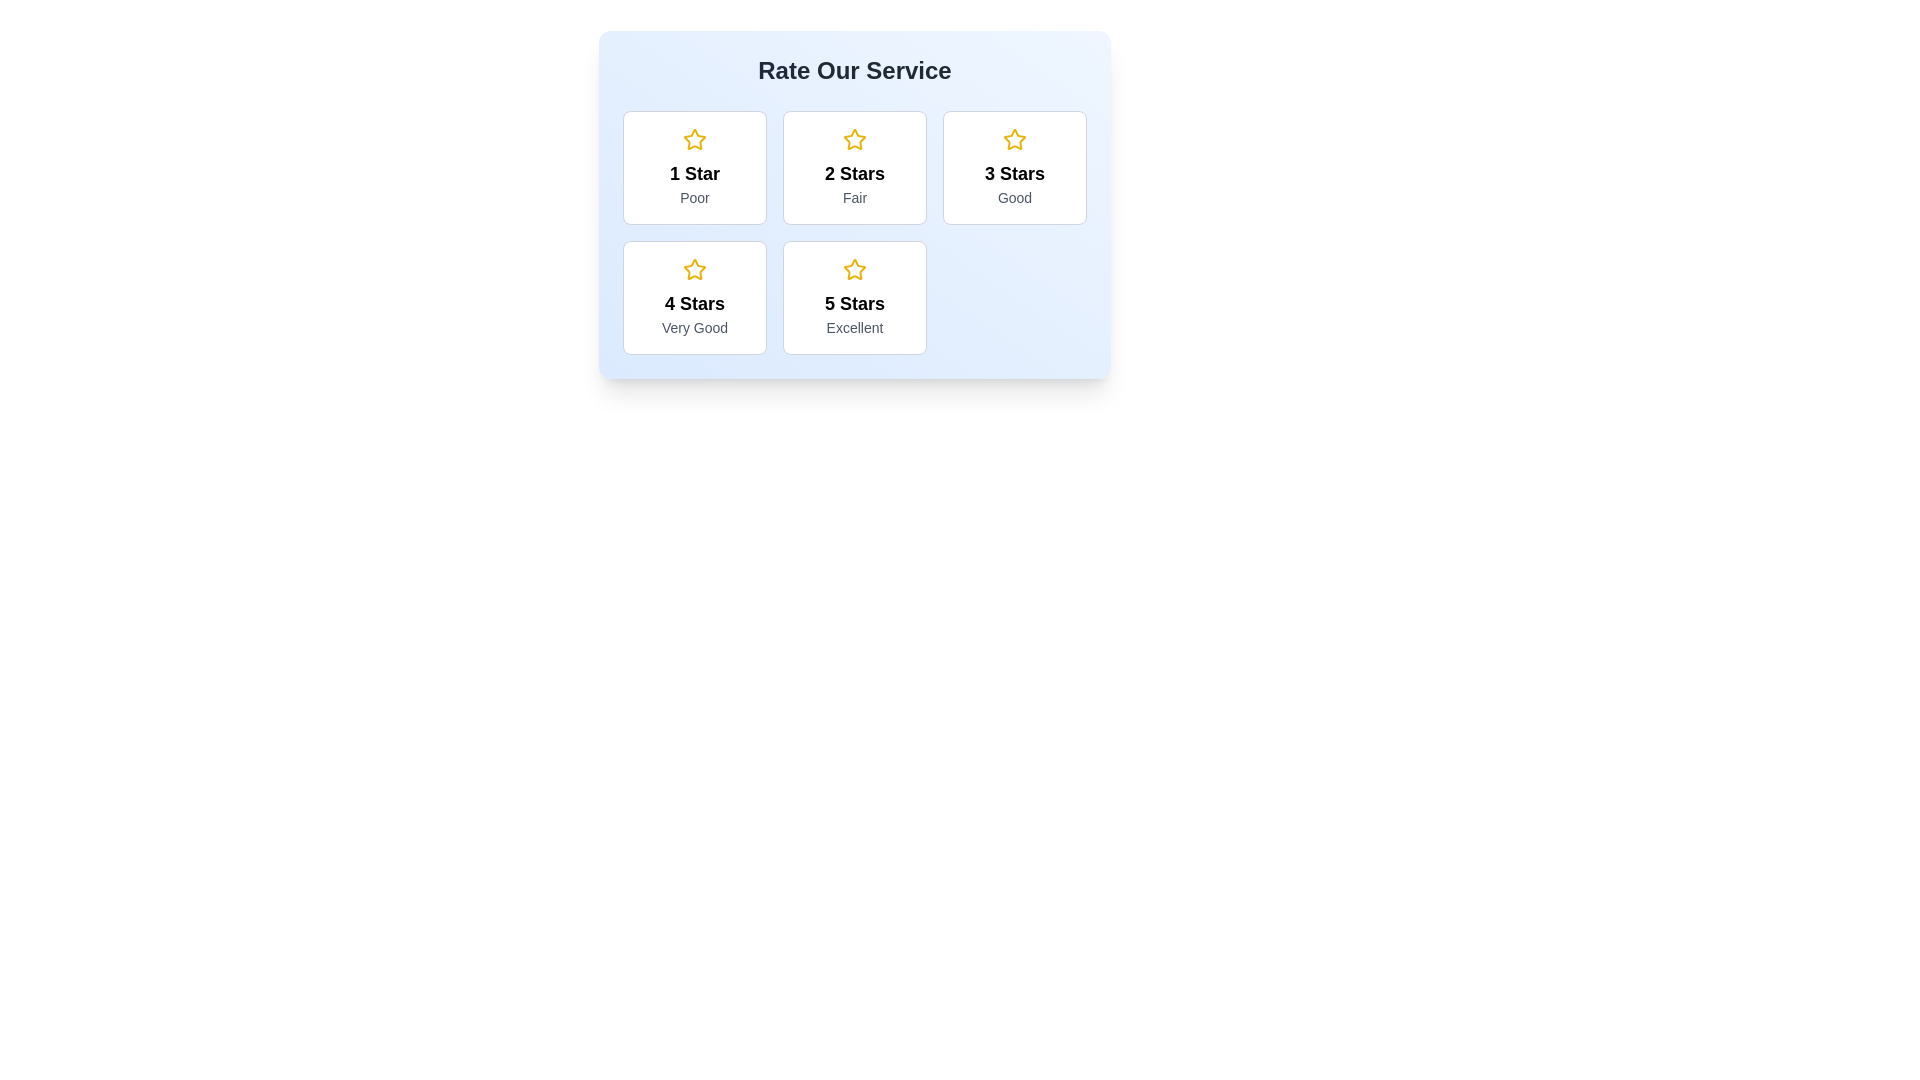 This screenshot has width=1920, height=1080. What do you see at coordinates (854, 197) in the screenshot?
I see `the static text label that provides qualitative feedback ('Fair') for the '2 Stars' rating, located at the bottom of the block displaying '2 Stars' in the rating grid` at bounding box center [854, 197].